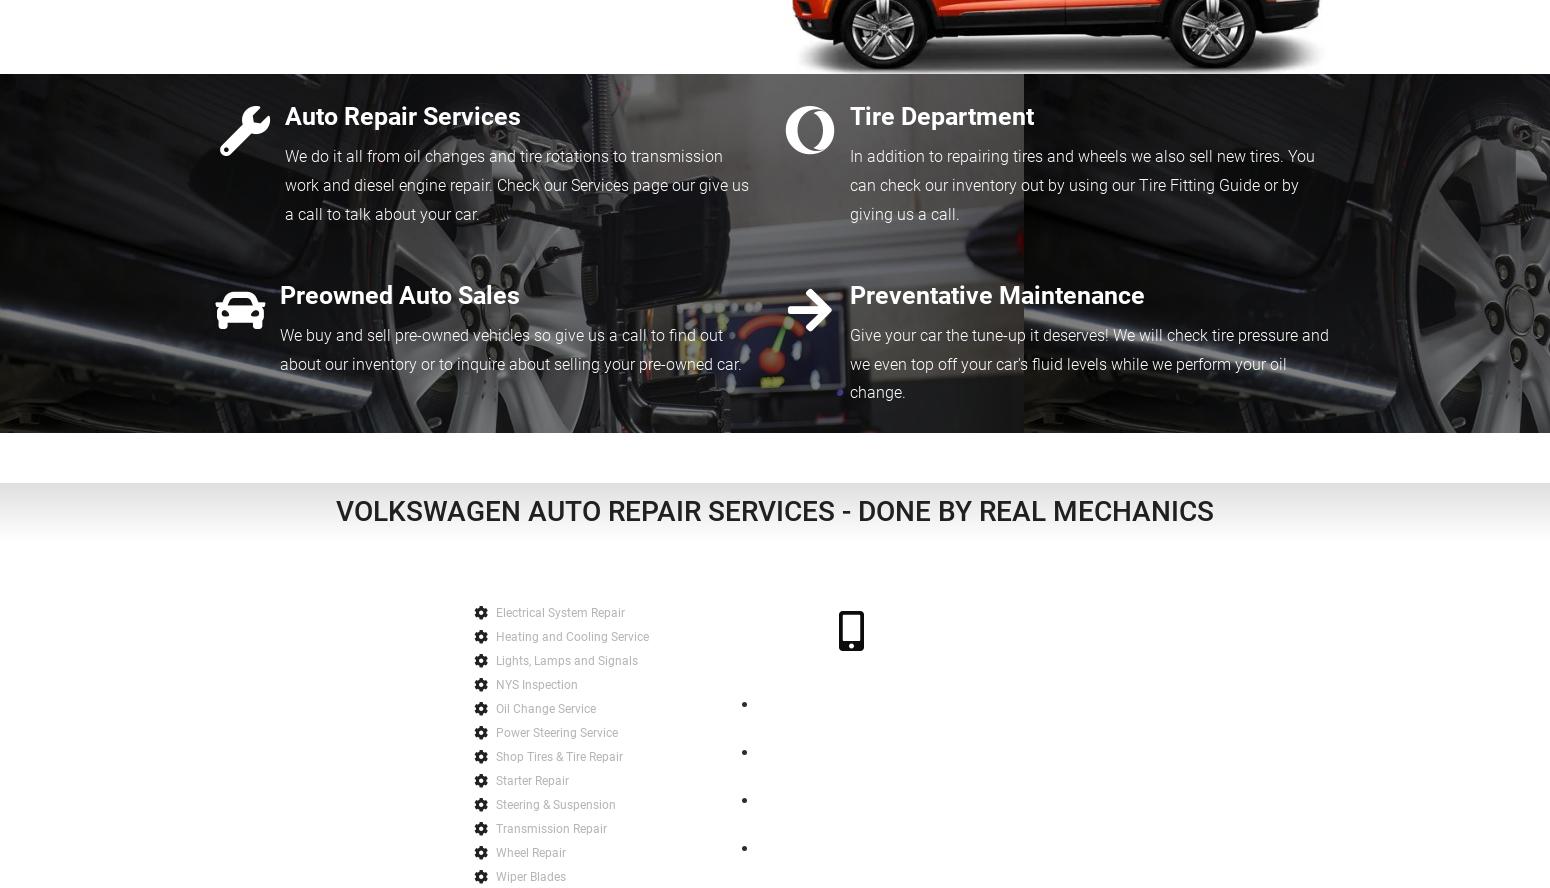 This screenshot has width=1550, height=888. I want to click on 'In addition to repairing tires and wheels we also sell new tires. You can check our inventory out by using our Tire Fitting Guide or by giving us a call.', so click(1082, 184).